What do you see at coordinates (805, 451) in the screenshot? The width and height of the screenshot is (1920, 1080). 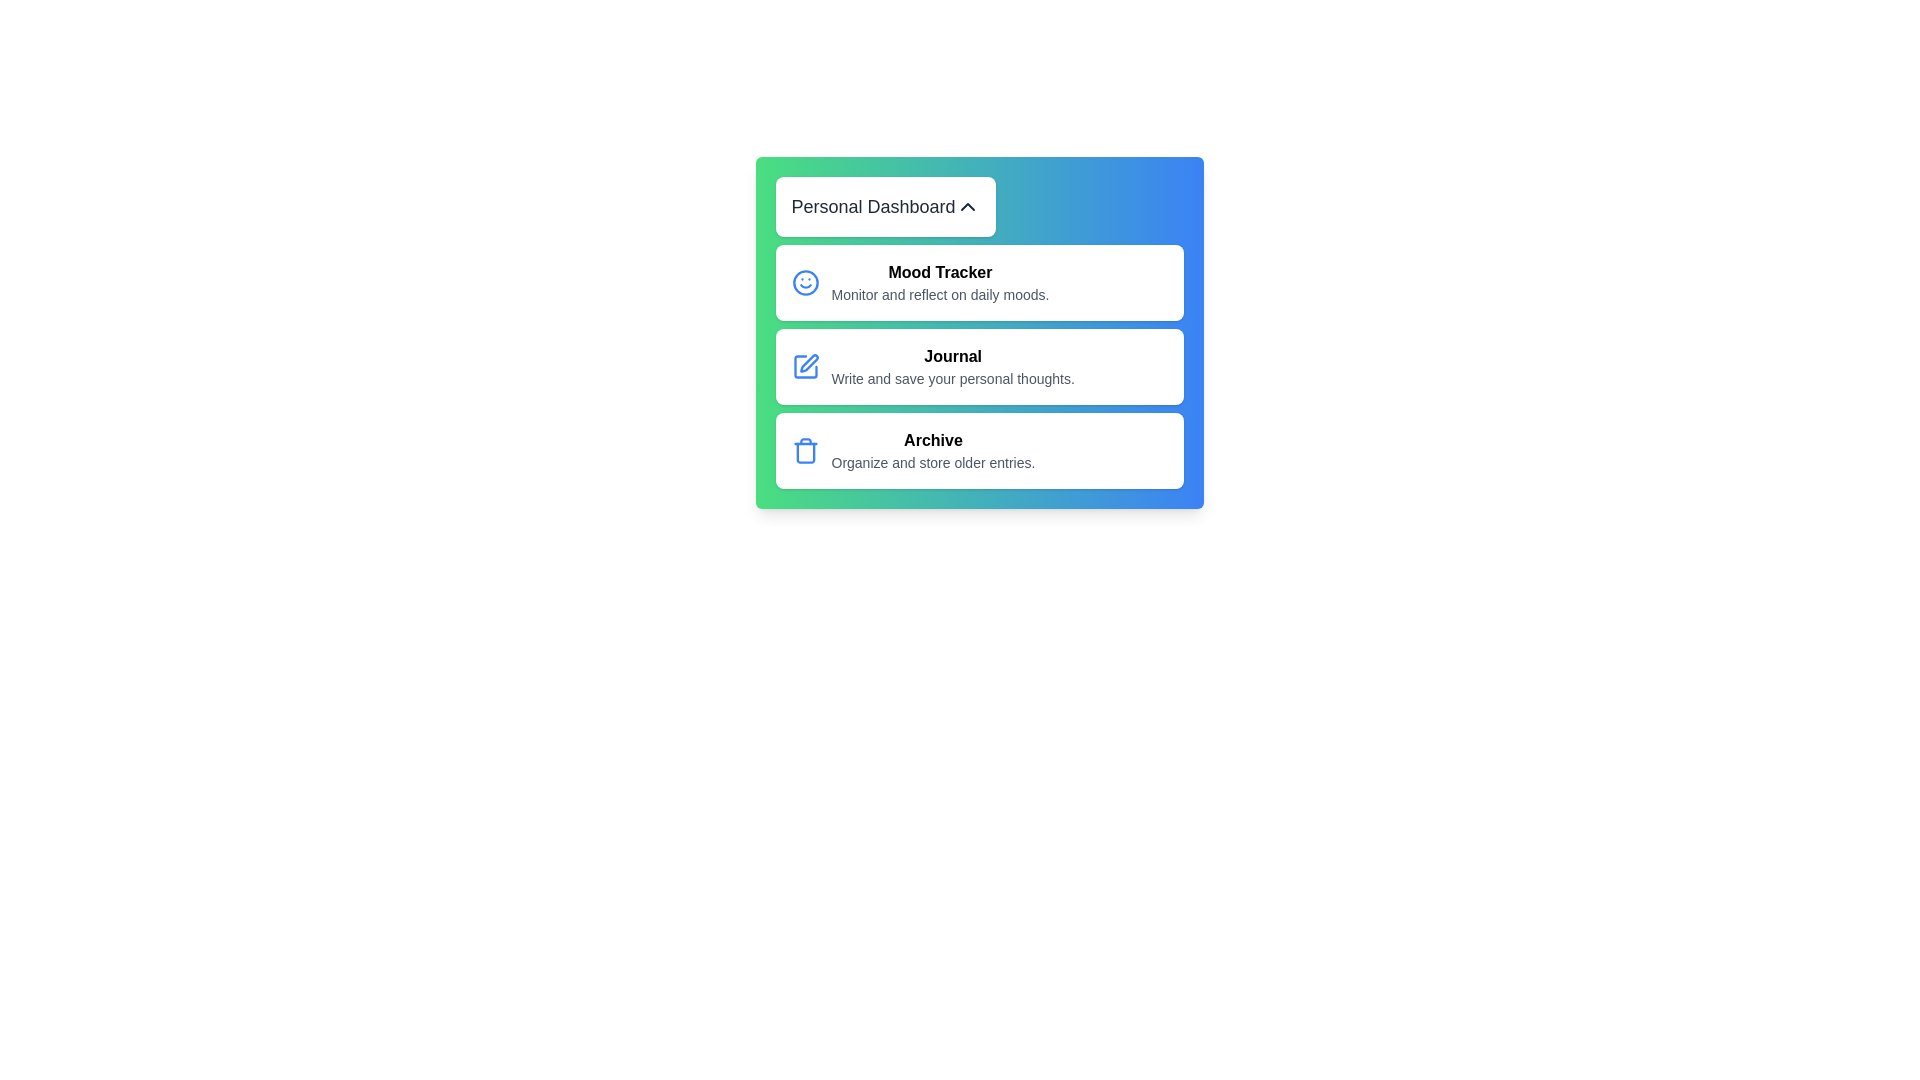 I see `the icon next to the menu item Archive` at bounding box center [805, 451].